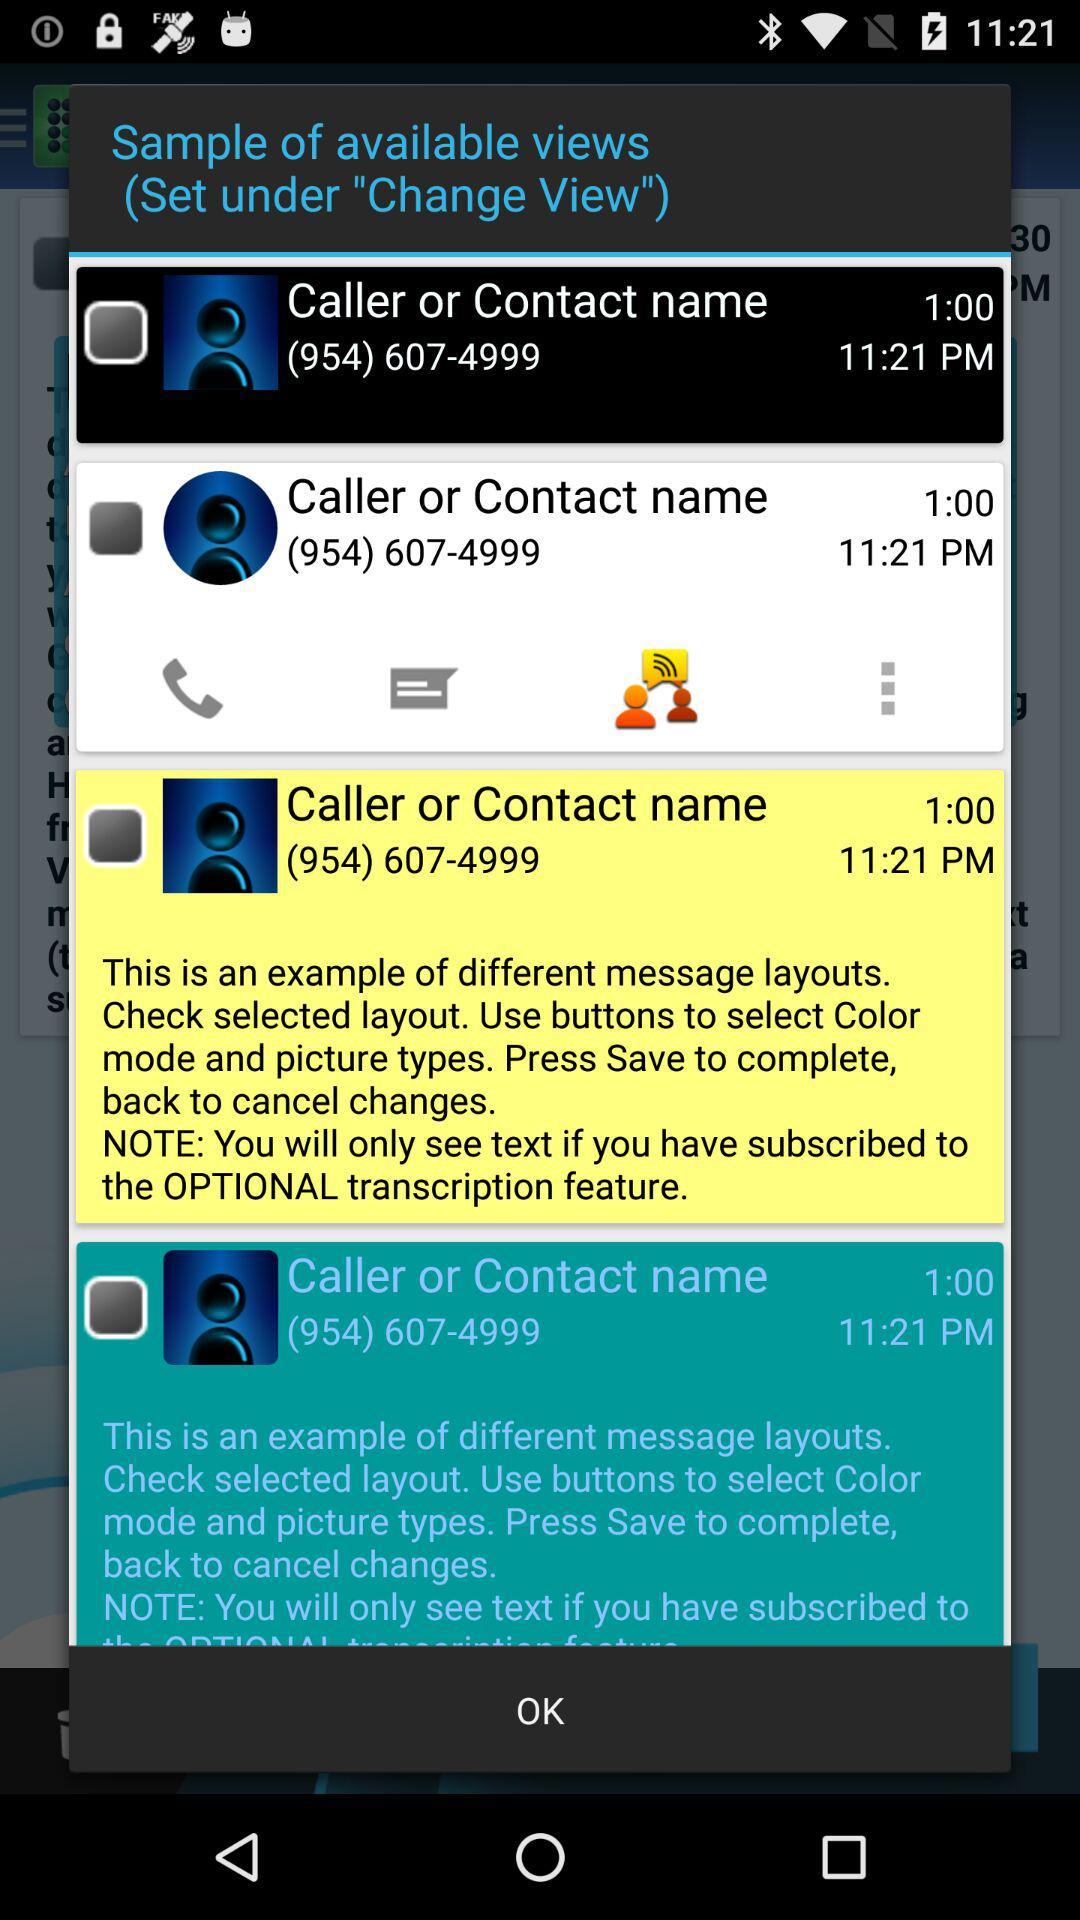 Image resolution: width=1080 pixels, height=1920 pixels. Describe the element at coordinates (655, 688) in the screenshot. I see `the app below (954) 607-4999 app` at that location.